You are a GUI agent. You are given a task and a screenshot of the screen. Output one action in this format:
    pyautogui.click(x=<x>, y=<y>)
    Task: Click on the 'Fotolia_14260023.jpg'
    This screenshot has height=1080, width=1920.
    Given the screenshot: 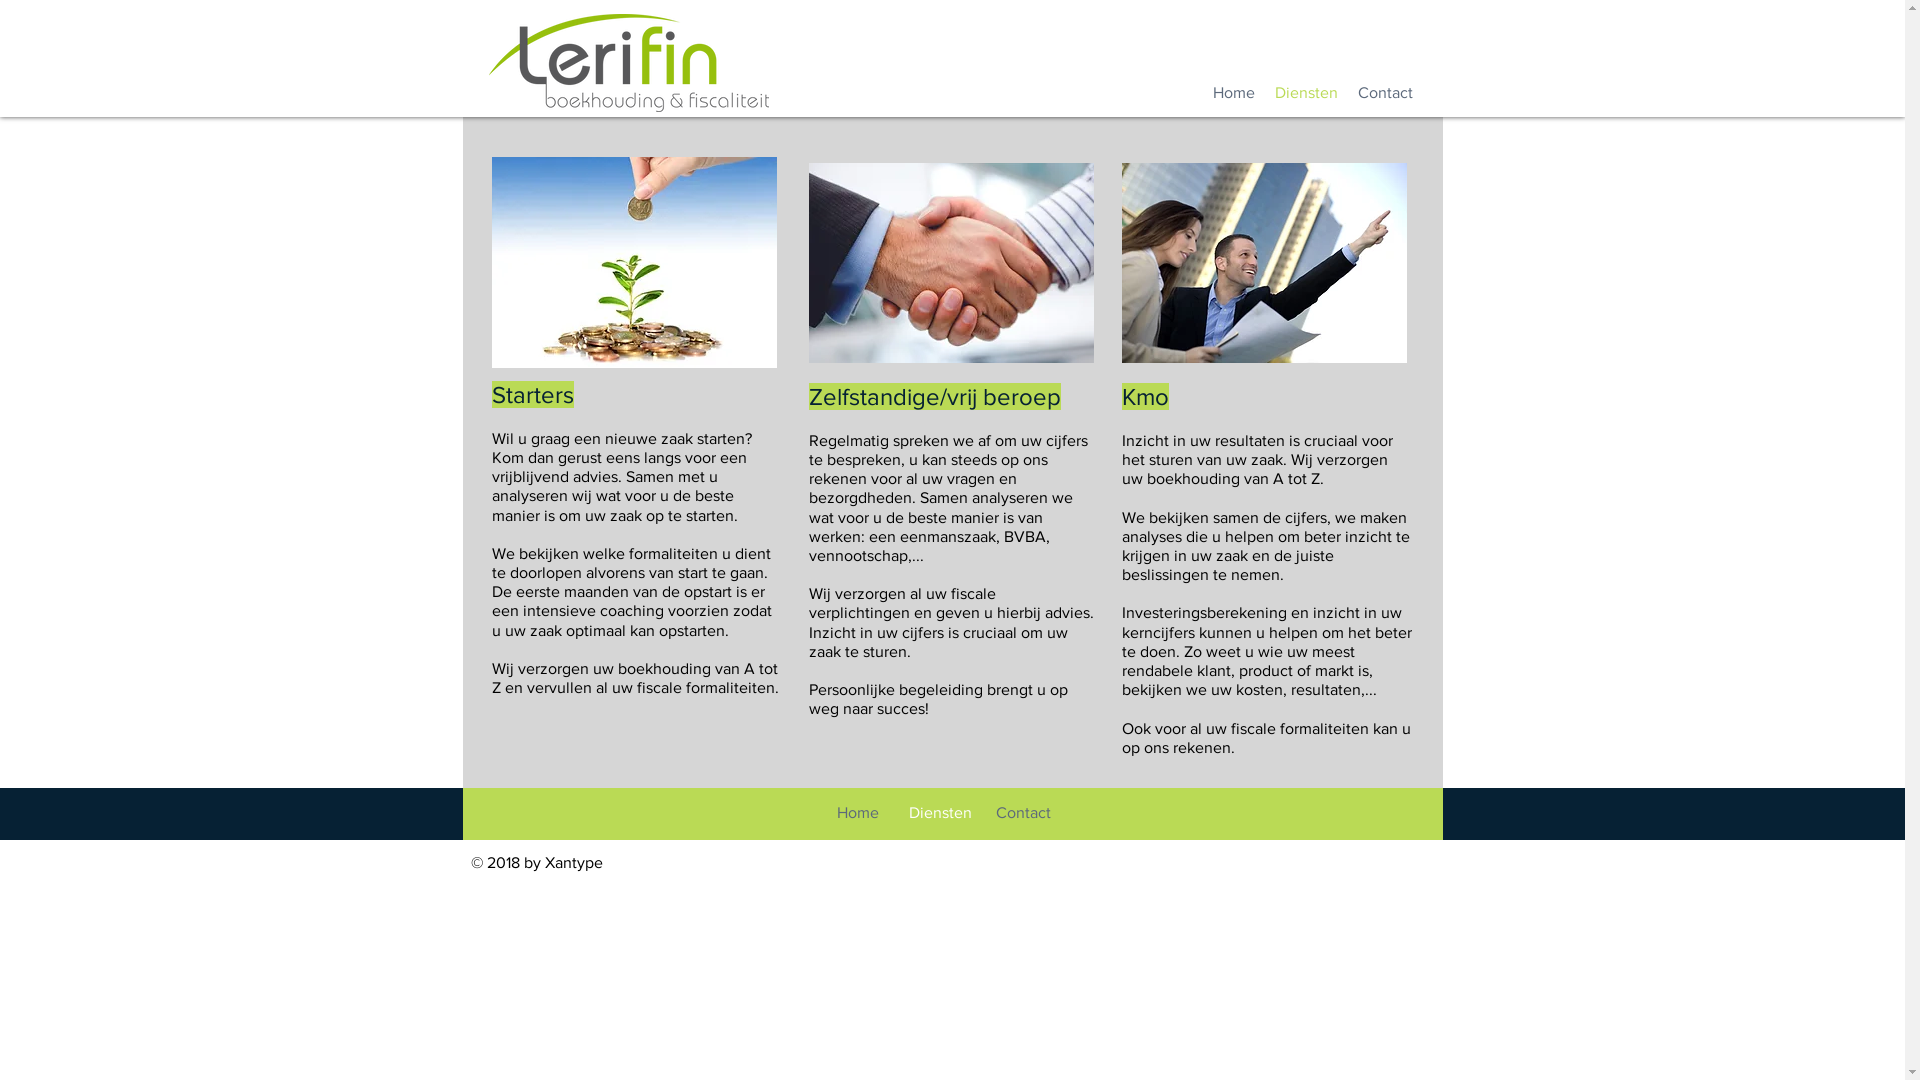 What is the action you would take?
    pyautogui.click(x=633, y=261)
    